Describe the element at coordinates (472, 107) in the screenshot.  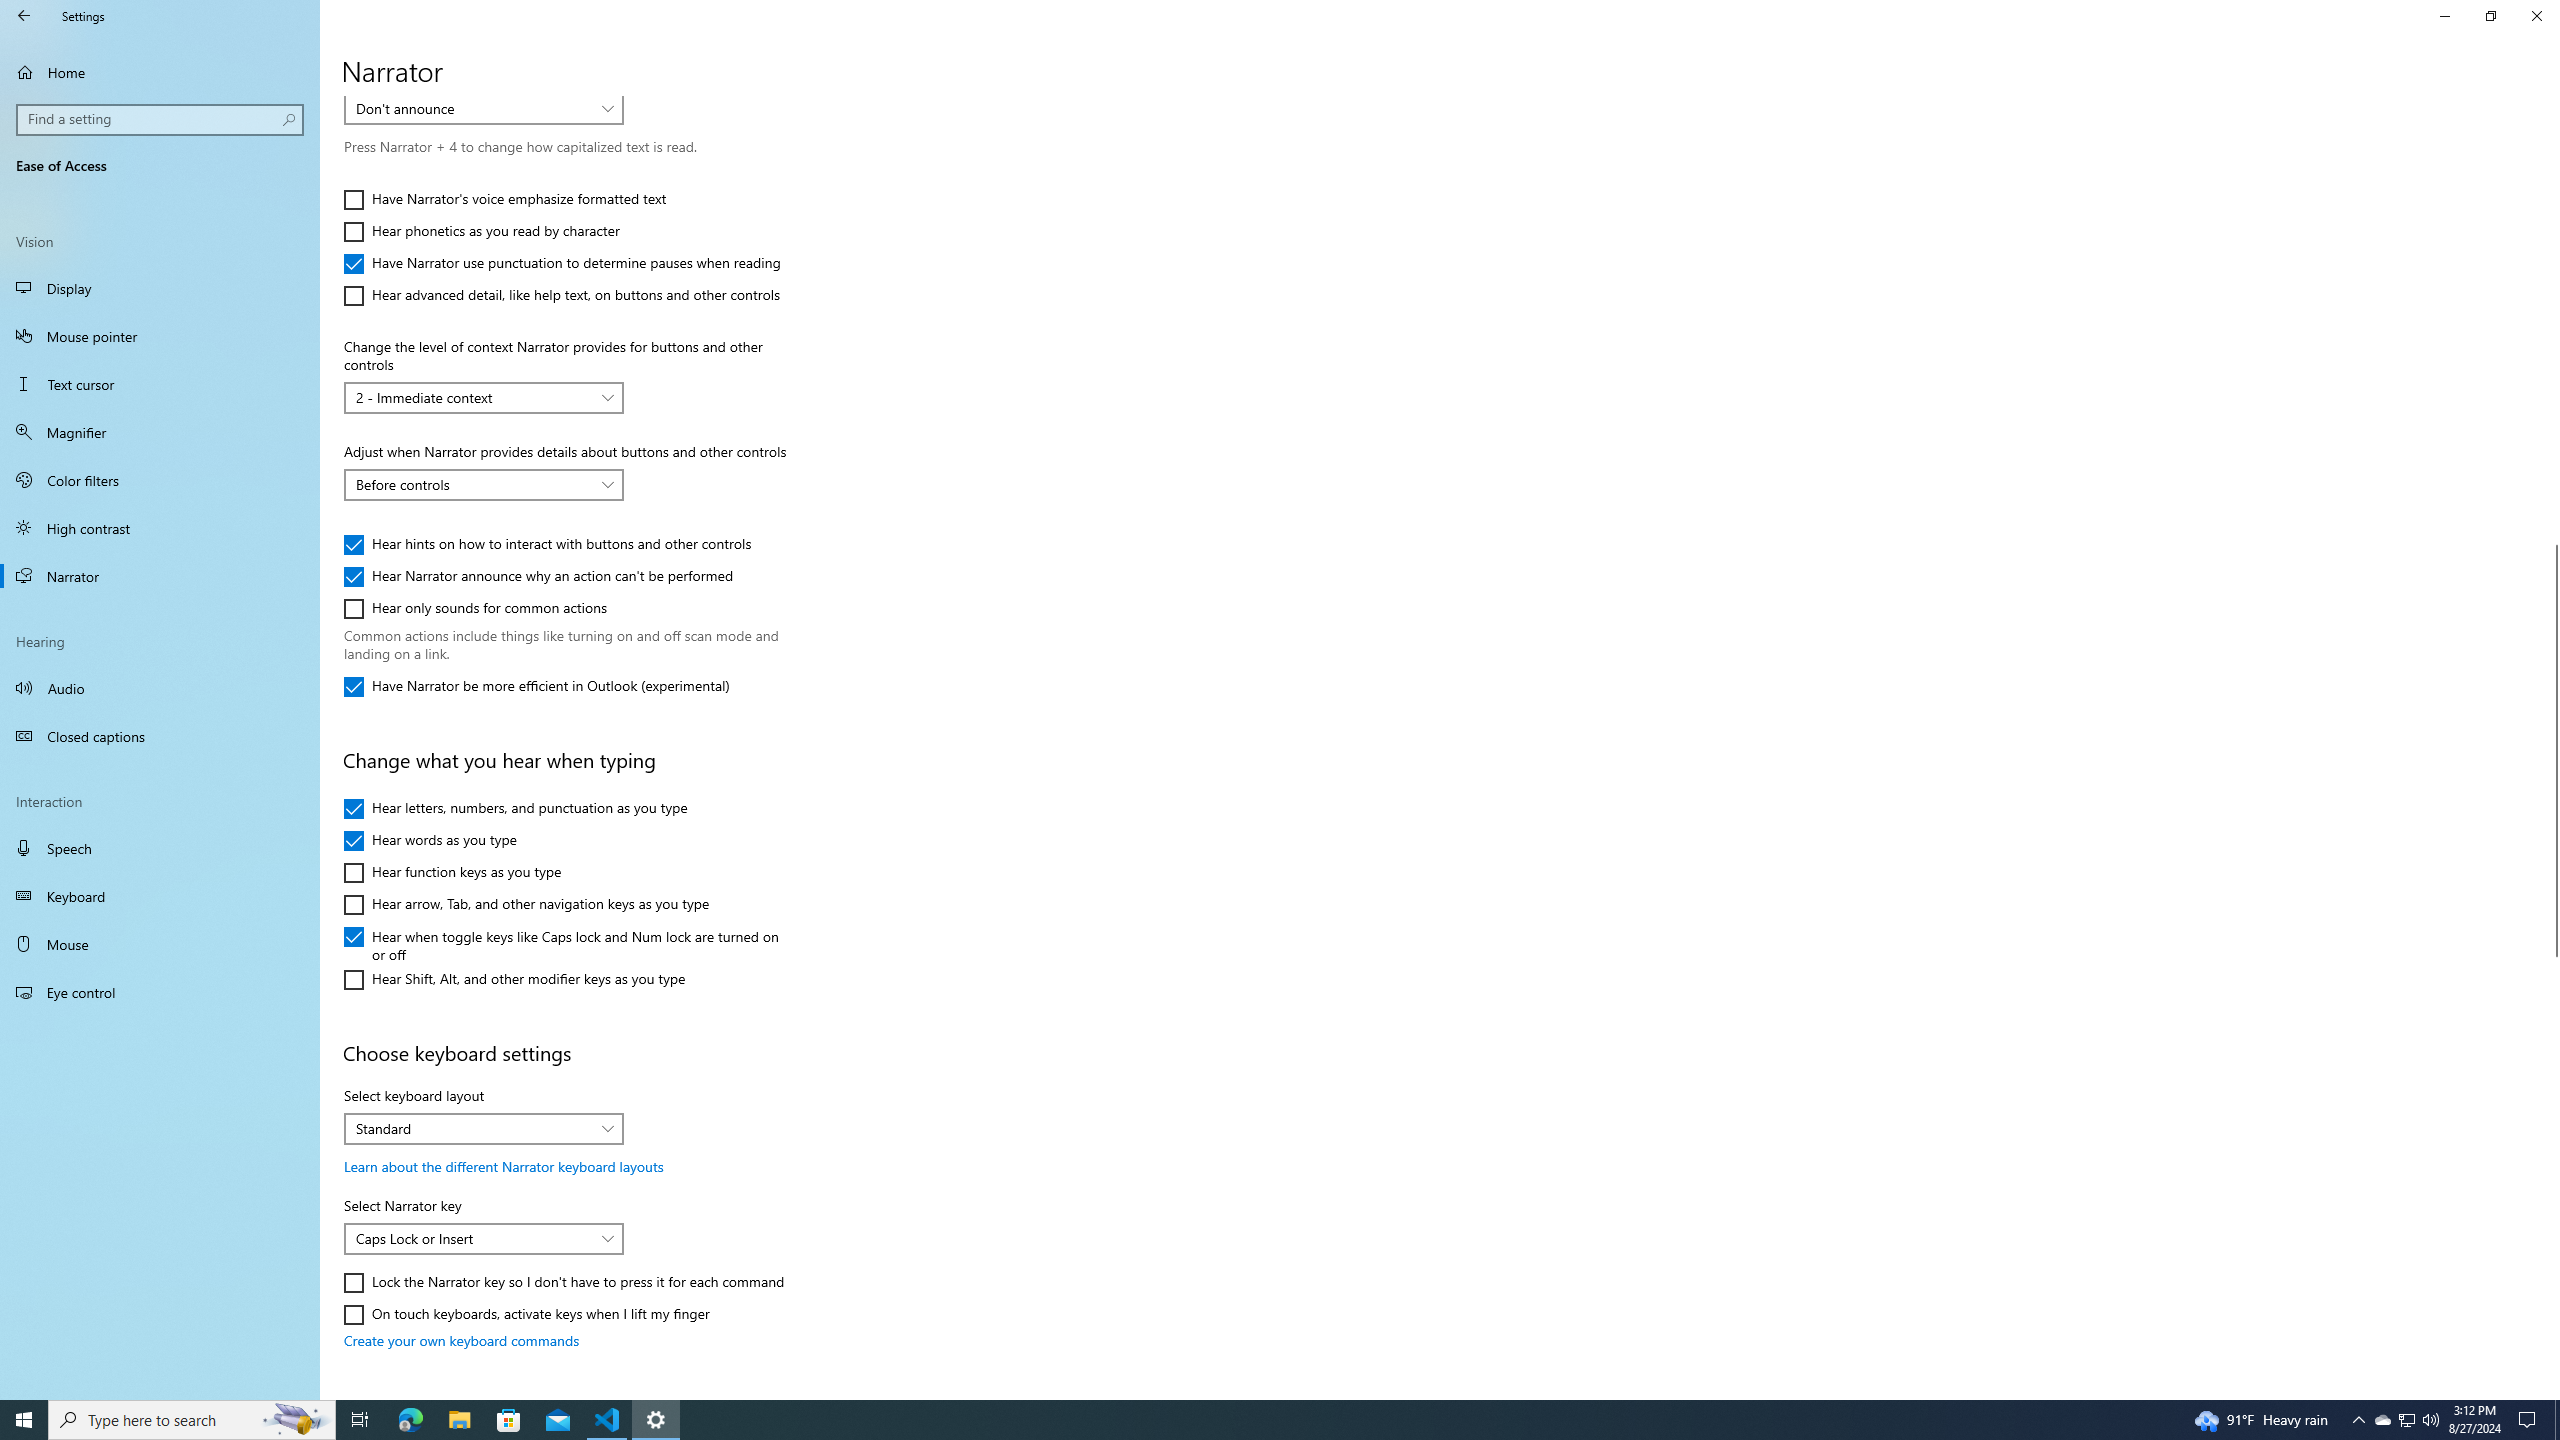
I see `'Don'` at that location.